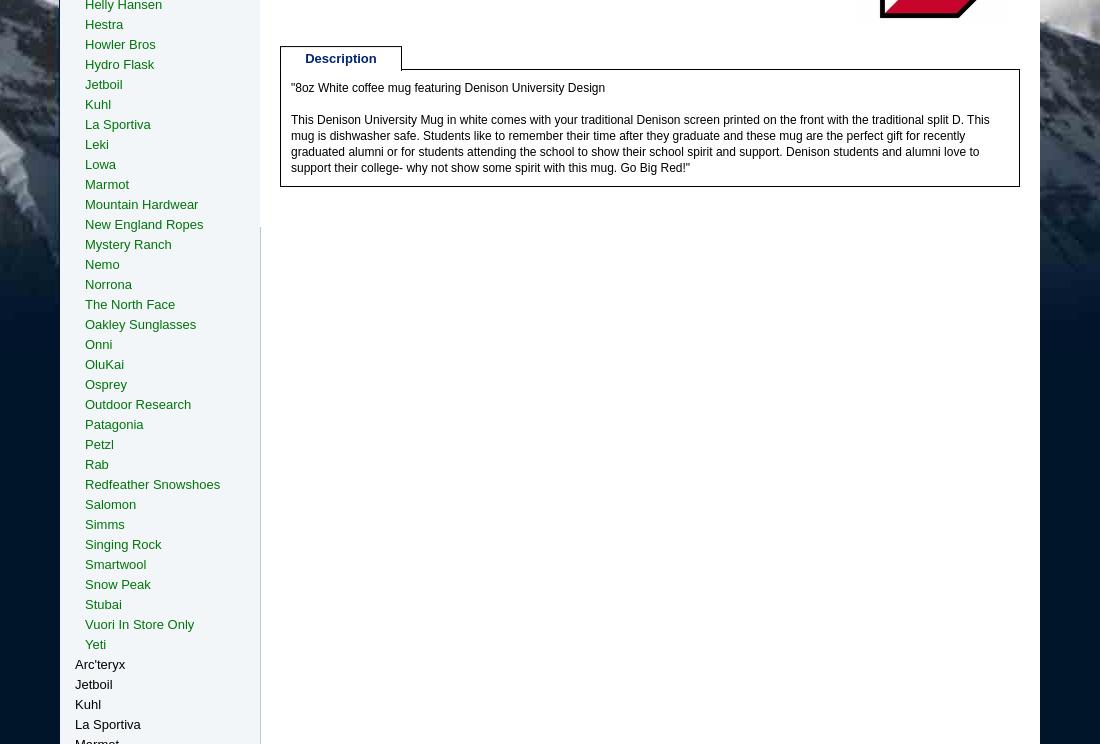 This screenshot has height=744, width=1100. Describe the element at coordinates (122, 543) in the screenshot. I see `'Singing Rock'` at that location.